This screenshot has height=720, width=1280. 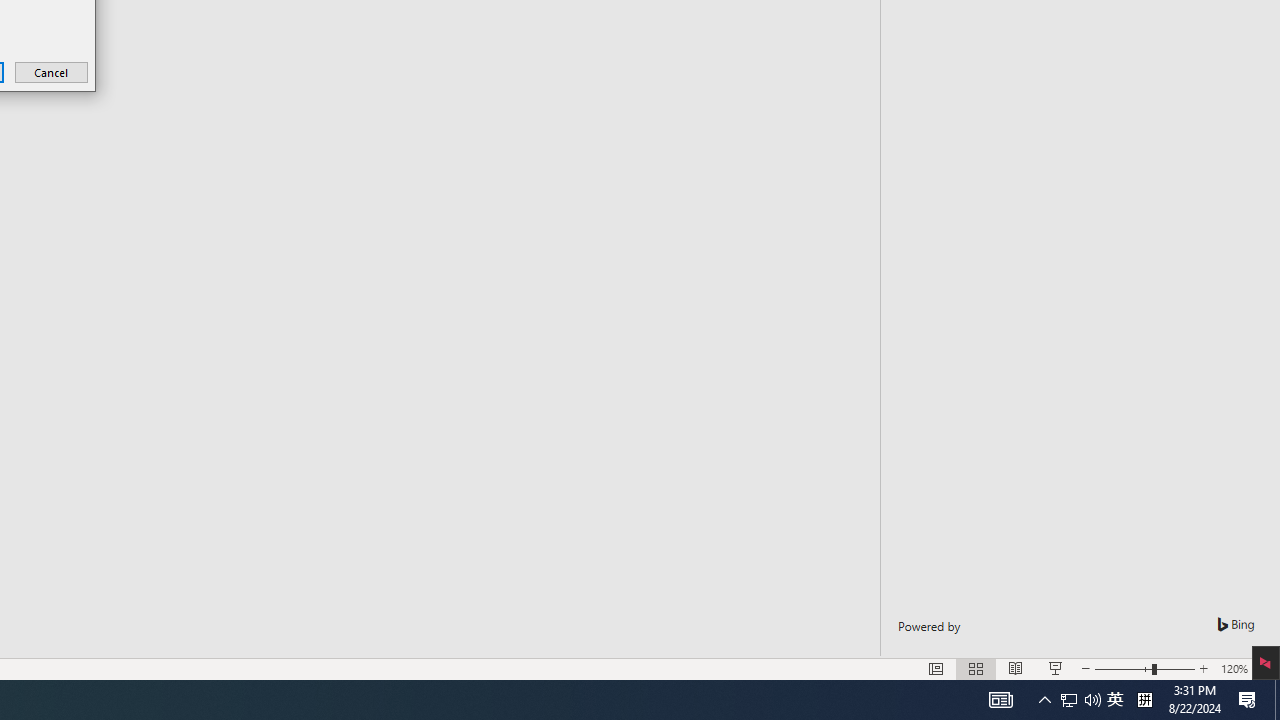 I want to click on 'Notification Chevron', so click(x=1068, y=698).